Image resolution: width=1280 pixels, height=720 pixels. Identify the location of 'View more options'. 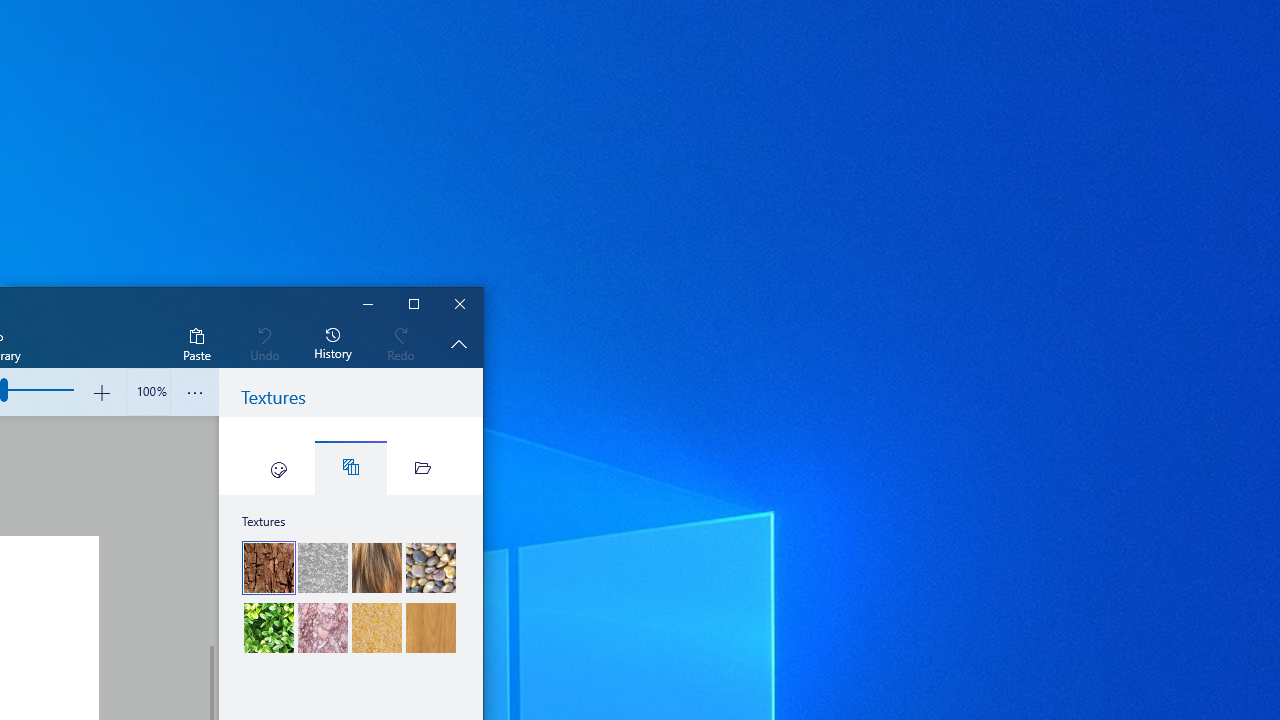
(195, 392).